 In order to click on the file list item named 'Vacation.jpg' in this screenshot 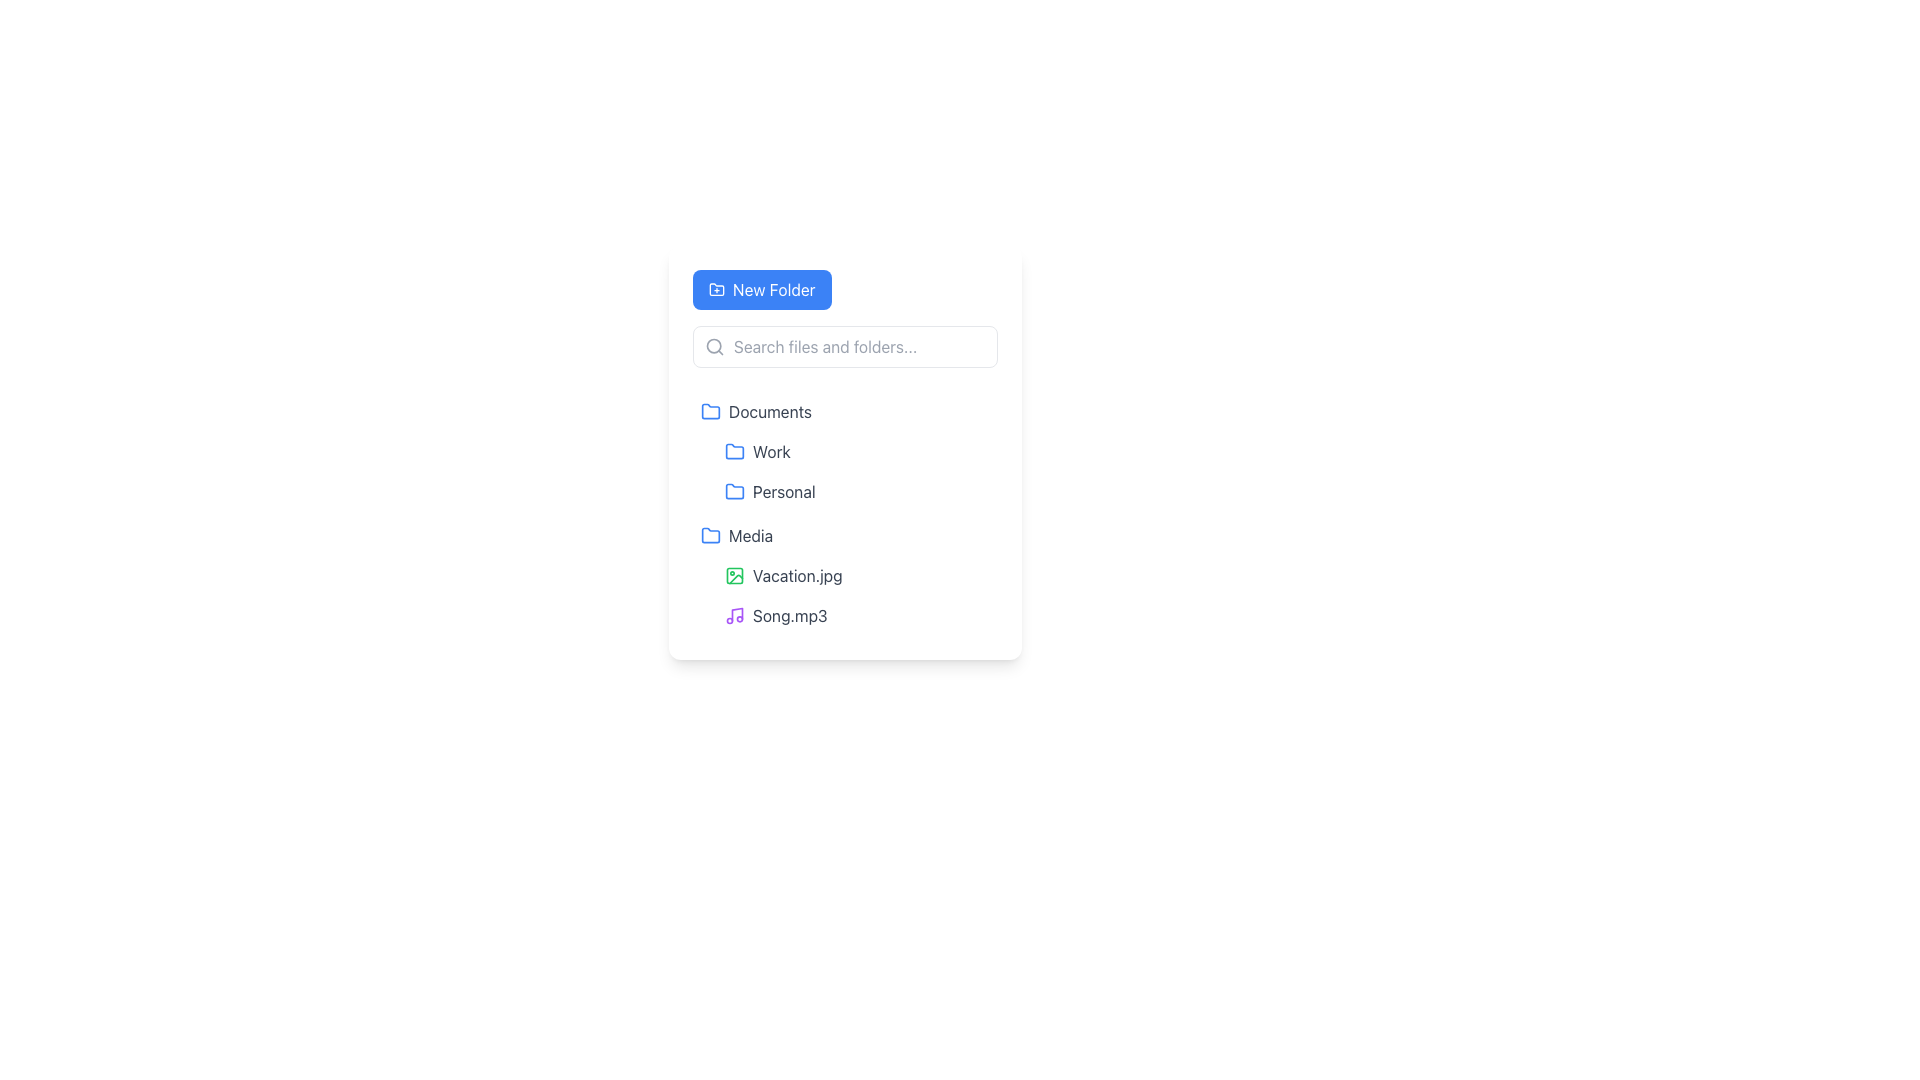, I will do `click(845, 575)`.